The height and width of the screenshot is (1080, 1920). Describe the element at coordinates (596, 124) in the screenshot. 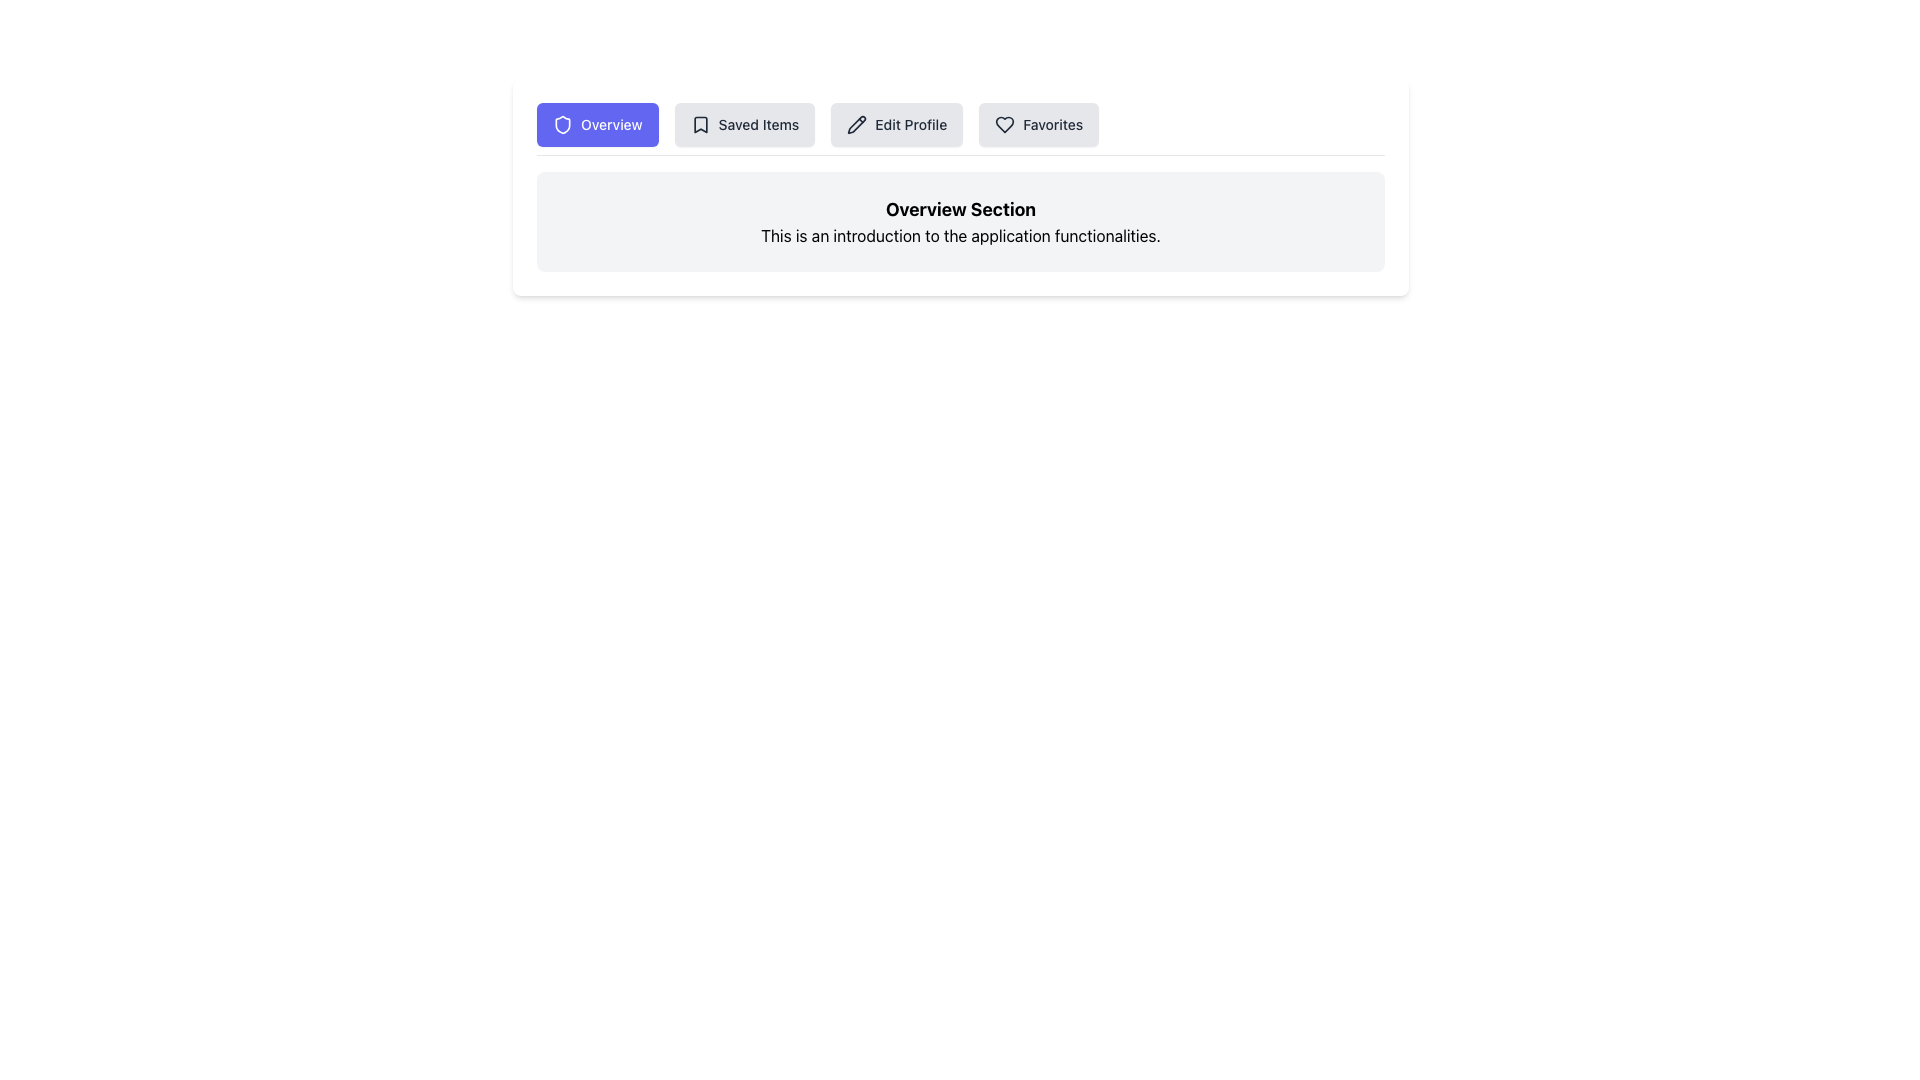

I see `the leftmost button in the row of navigation buttons` at that location.